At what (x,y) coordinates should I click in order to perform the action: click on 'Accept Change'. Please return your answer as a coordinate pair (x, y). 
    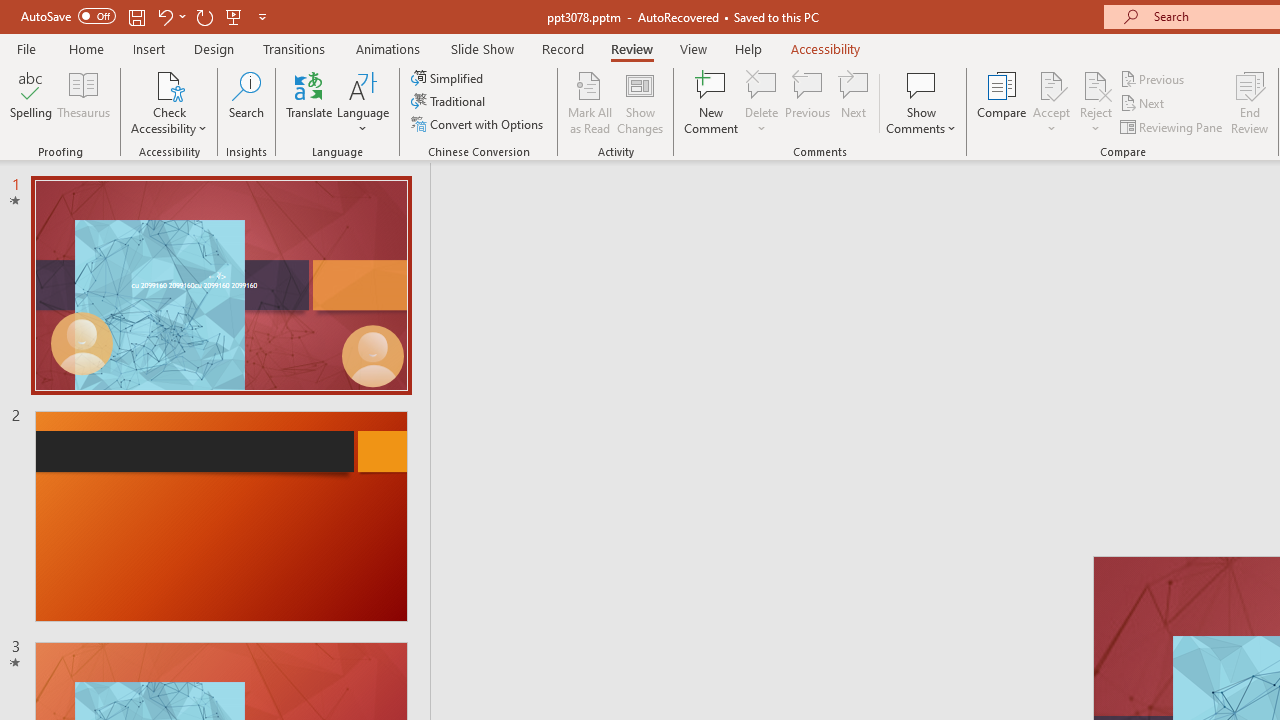
    Looking at the image, I should click on (1050, 84).